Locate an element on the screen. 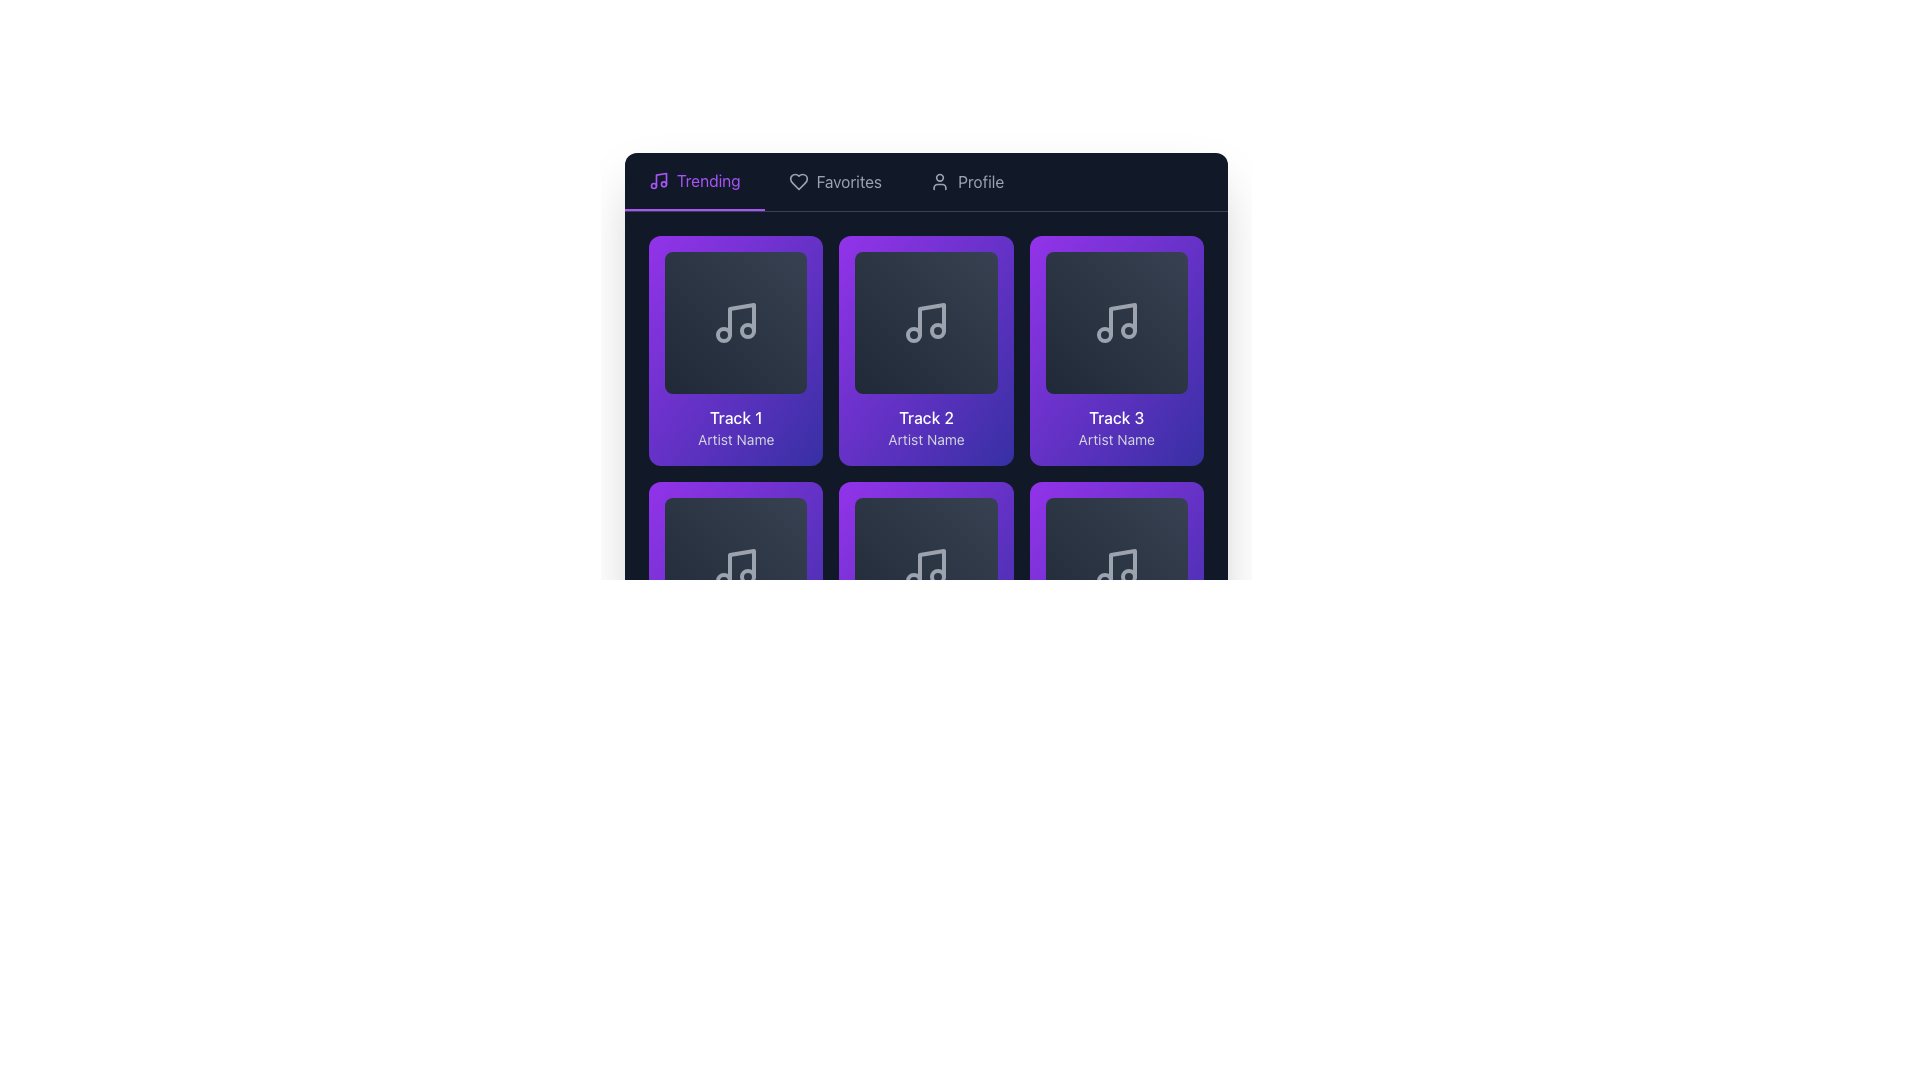  the 'Profile' icon in the top navigation bar, which is located between the 'Favorites' option and the 'Profile' text label is located at coordinates (939, 181).